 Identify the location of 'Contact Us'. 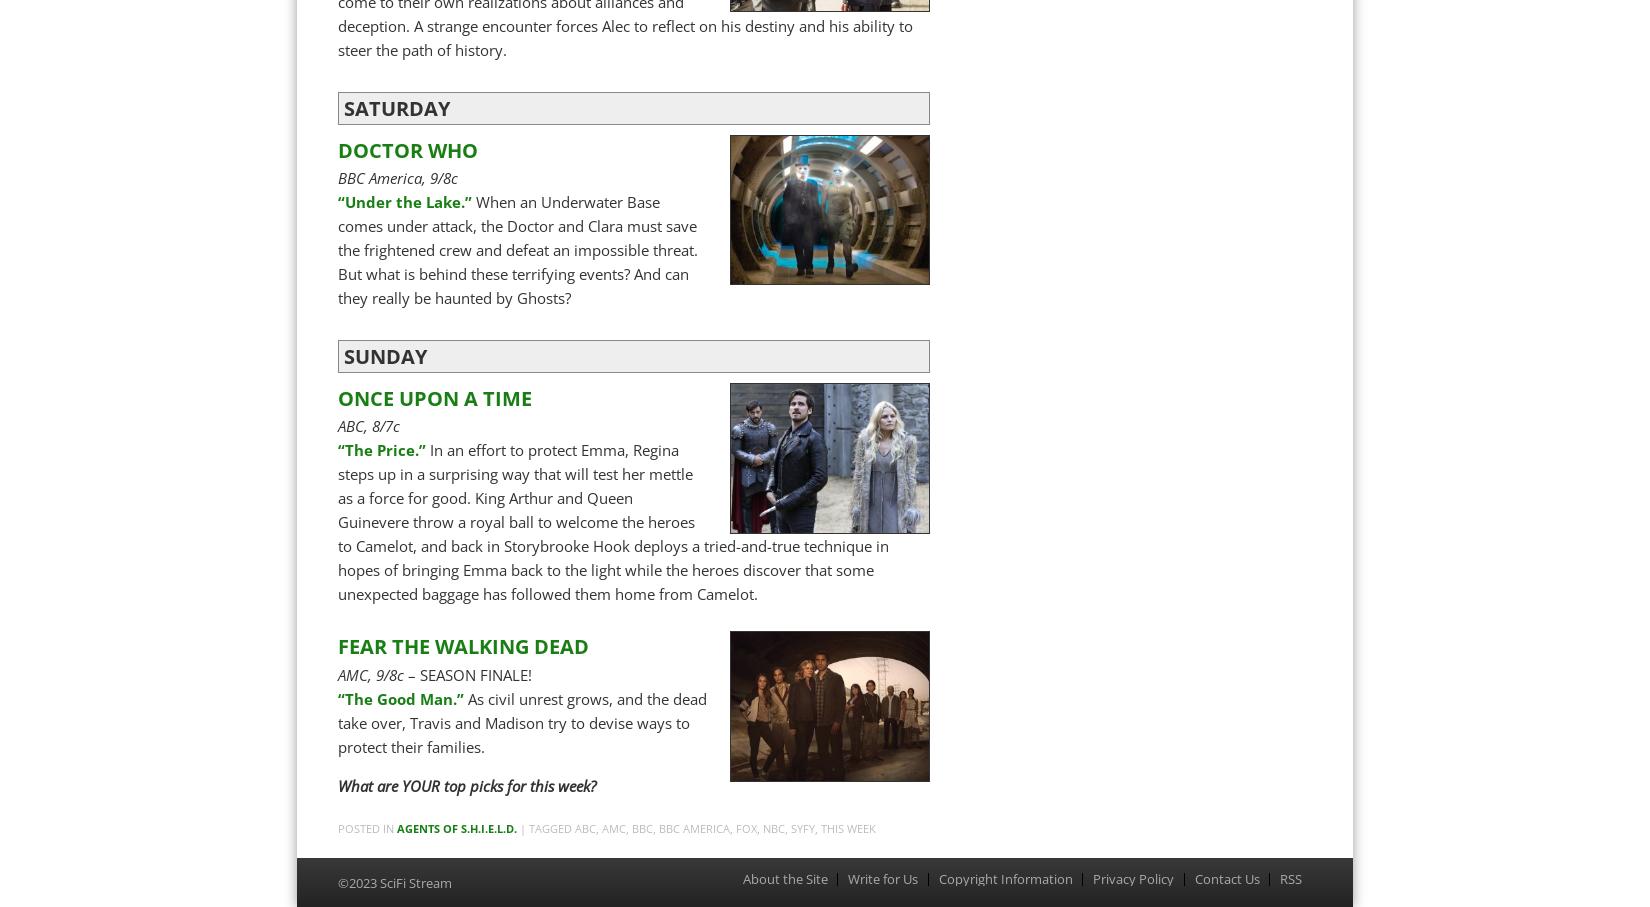
(1226, 877).